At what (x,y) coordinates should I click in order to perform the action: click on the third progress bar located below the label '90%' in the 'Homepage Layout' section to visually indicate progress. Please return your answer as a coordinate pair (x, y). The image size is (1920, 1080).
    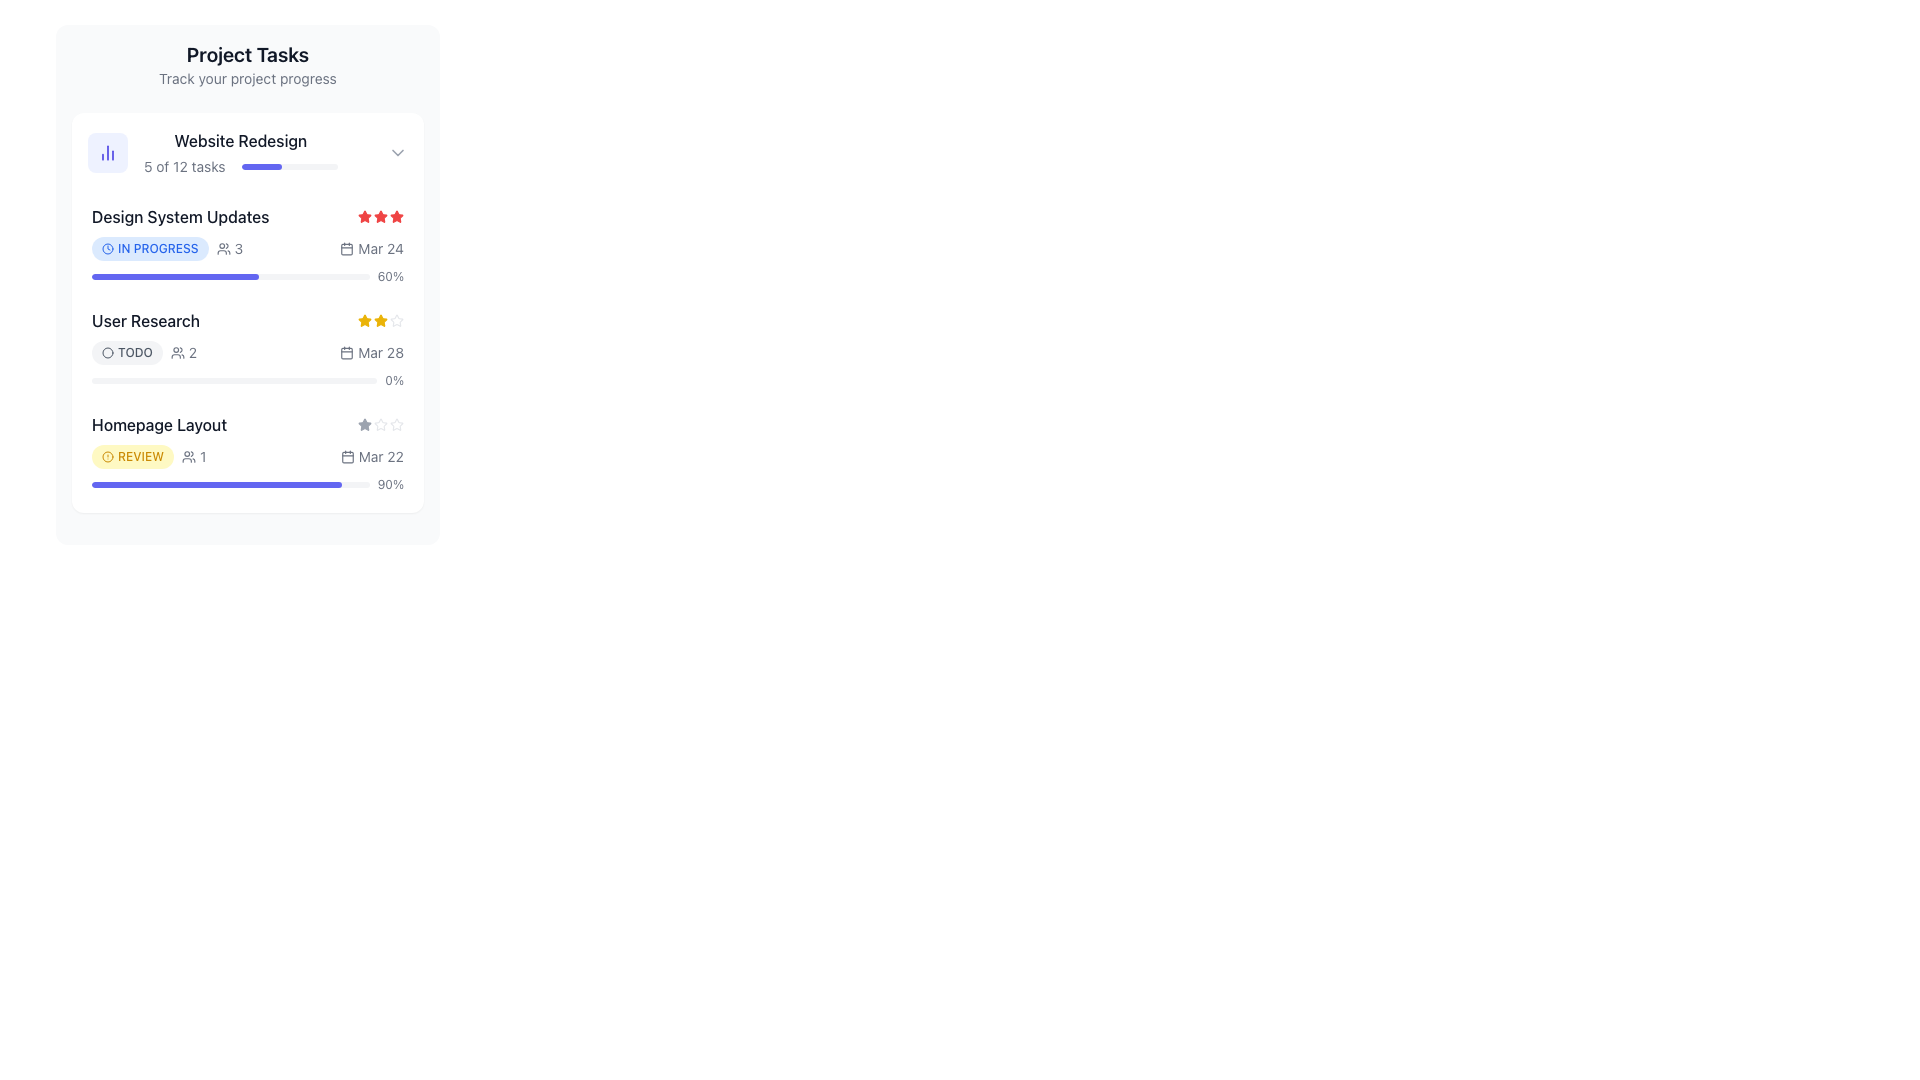
    Looking at the image, I should click on (230, 485).